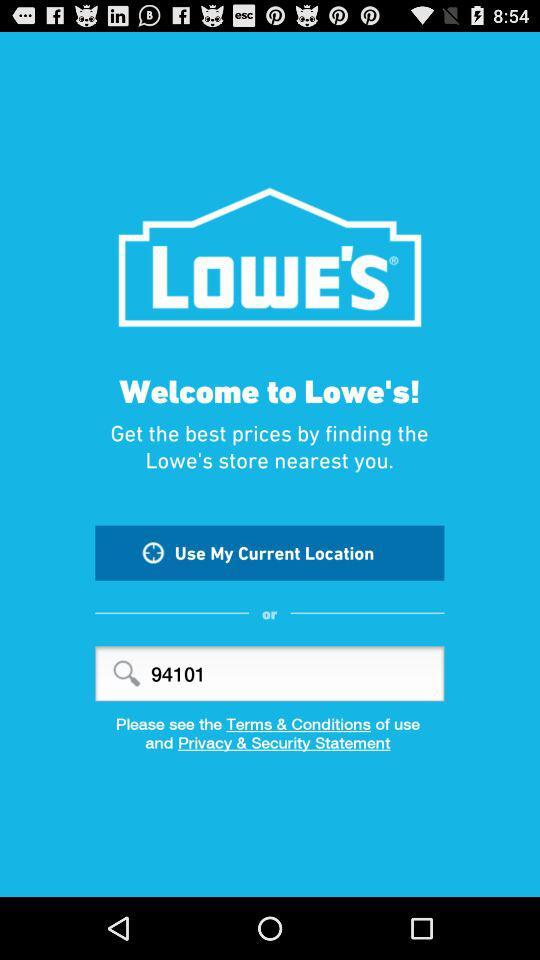 The height and width of the screenshot is (960, 540). What do you see at coordinates (270, 722) in the screenshot?
I see `the item below 94101` at bounding box center [270, 722].